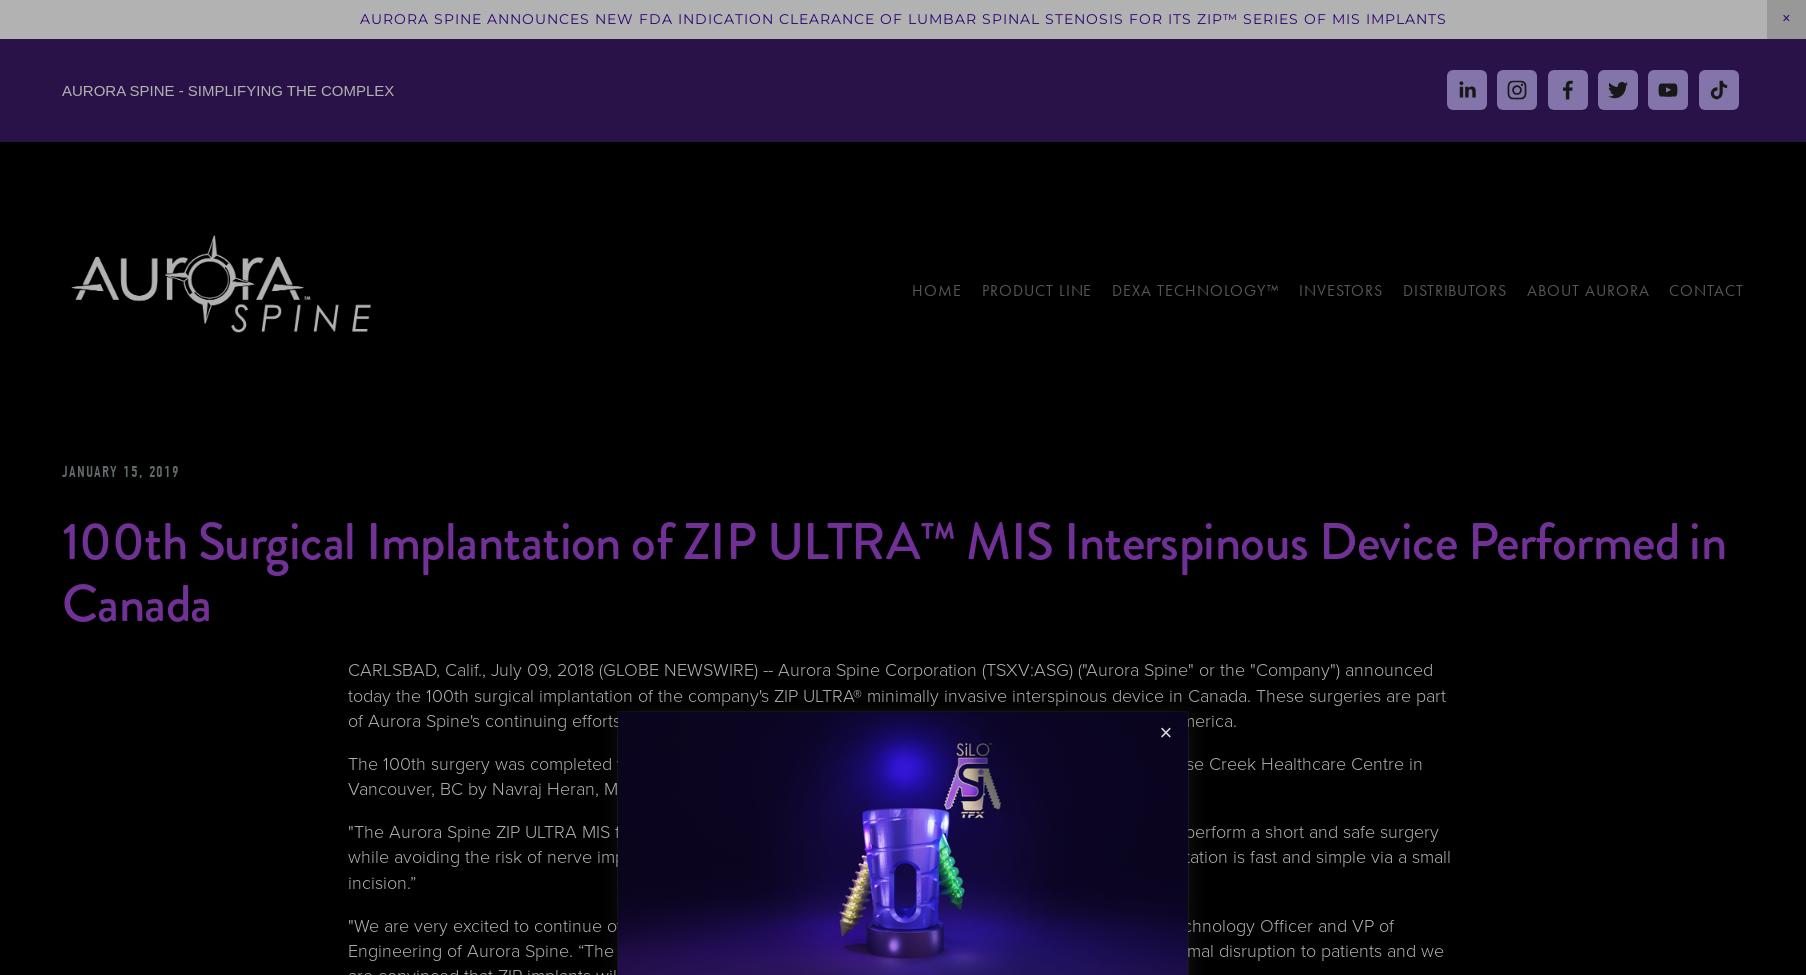  I want to click on 'DISTRIBUTORS', so click(1453, 289).